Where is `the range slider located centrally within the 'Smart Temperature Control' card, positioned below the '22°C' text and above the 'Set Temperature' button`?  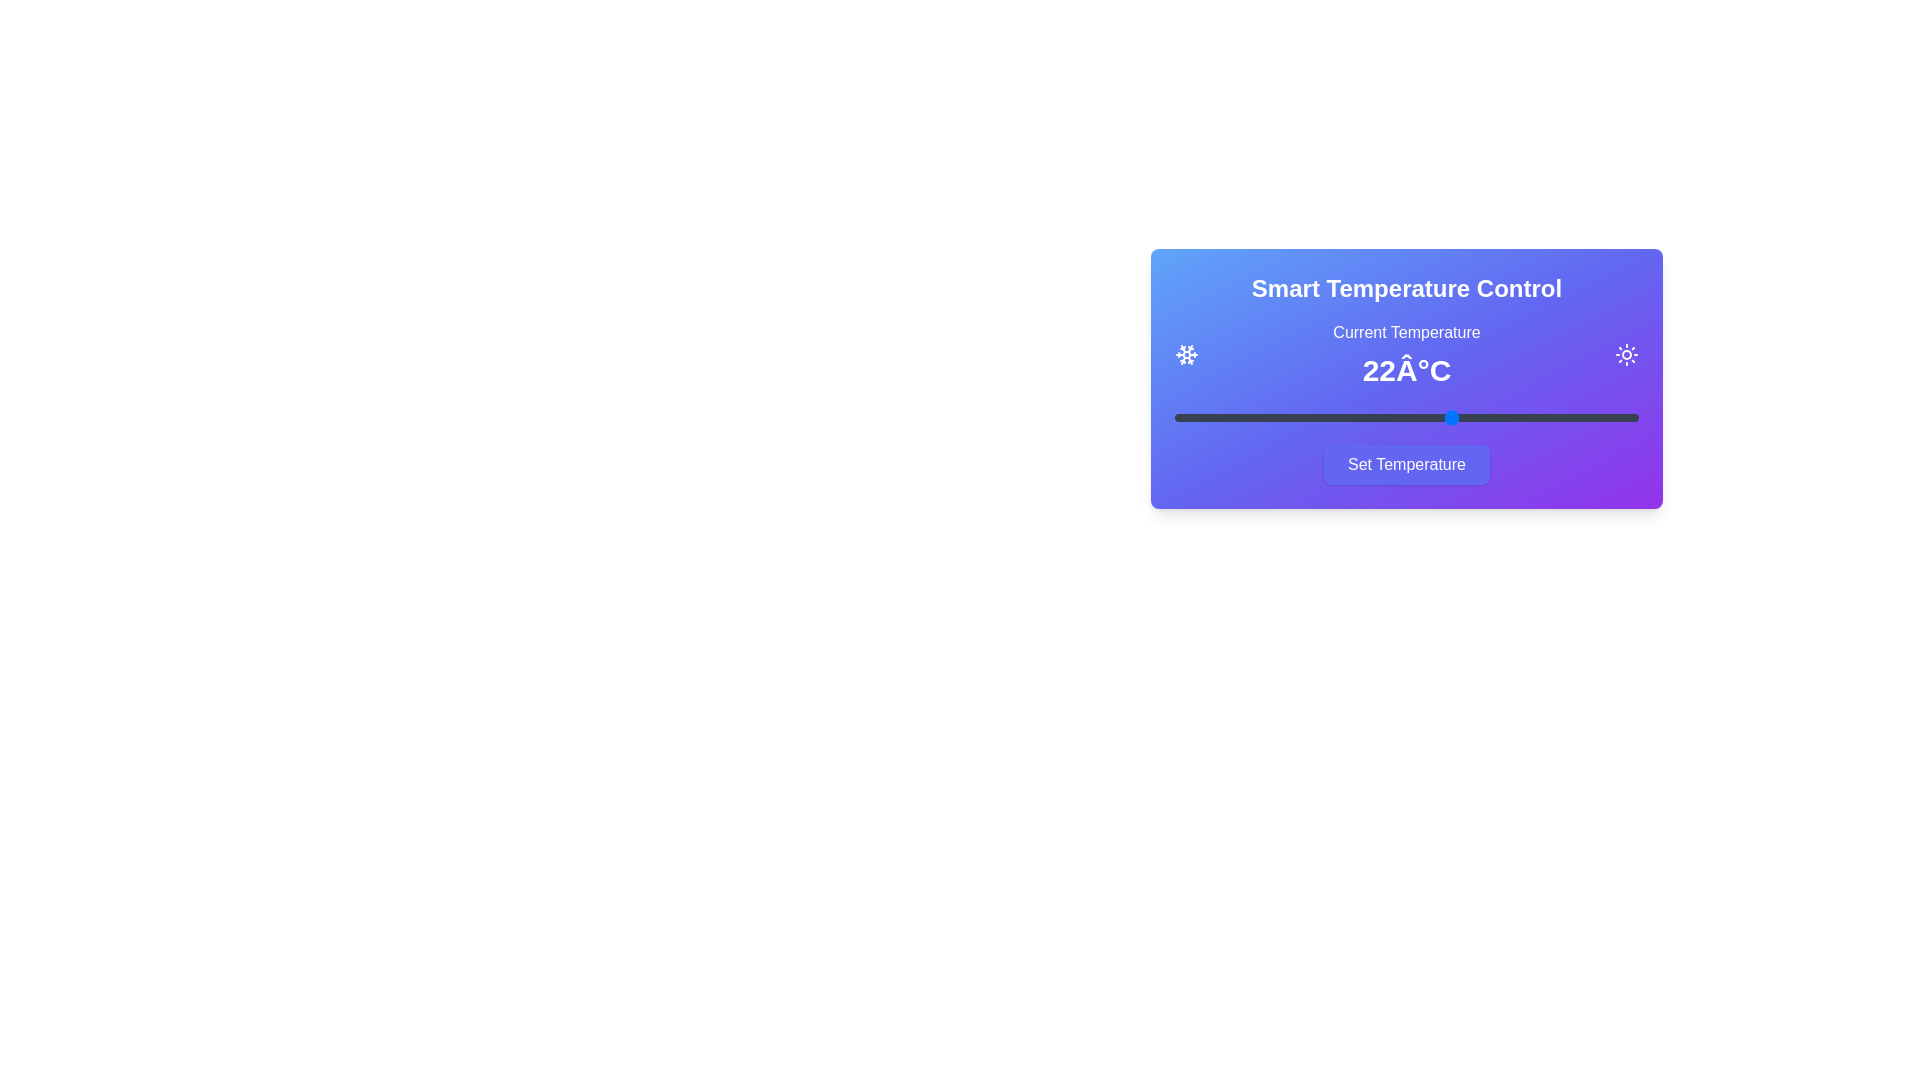
the range slider located centrally within the 'Smart Temperature Control' card, positioned below the '22°C' text and above the 'Set Temperature' button is located at coordinates (1405, 416).